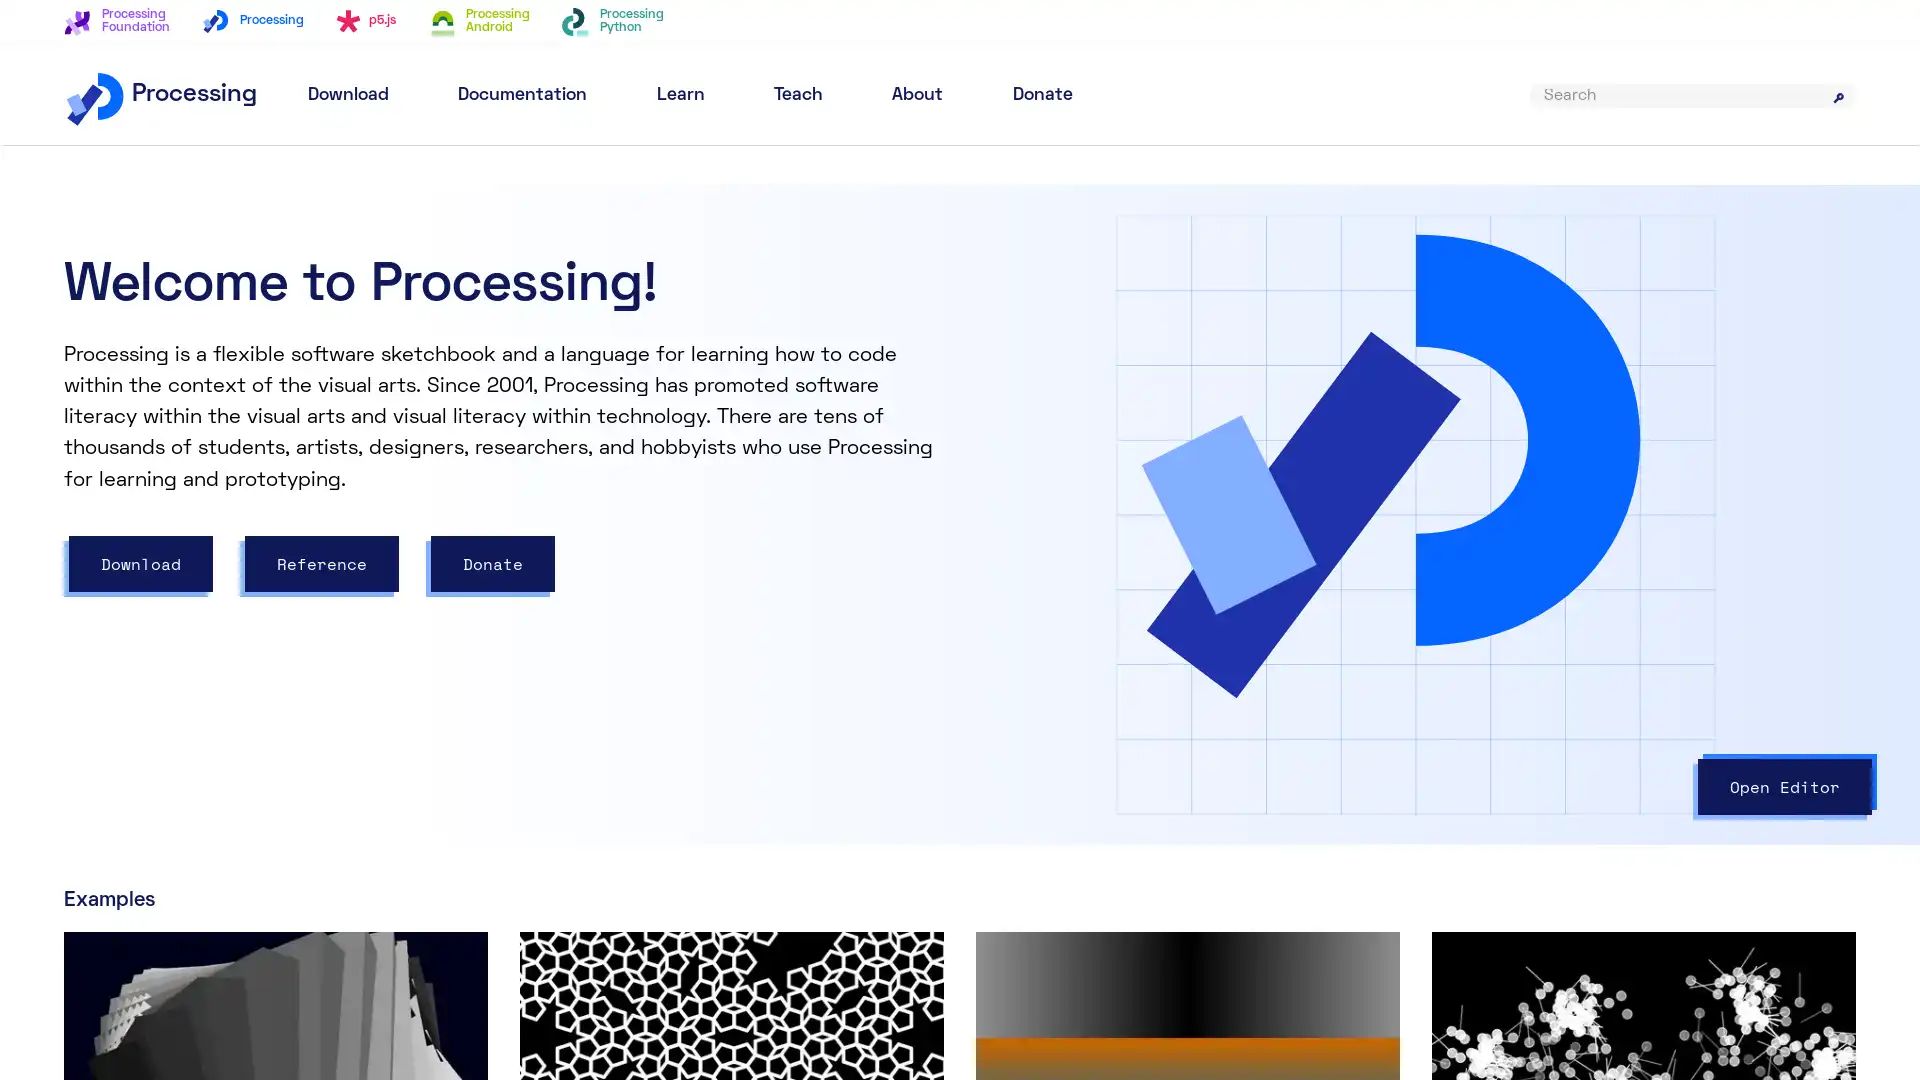  What do you see at coordinates (1337, 548) in the screenshot?
I see `change position` at bounding box center [1337, 548].